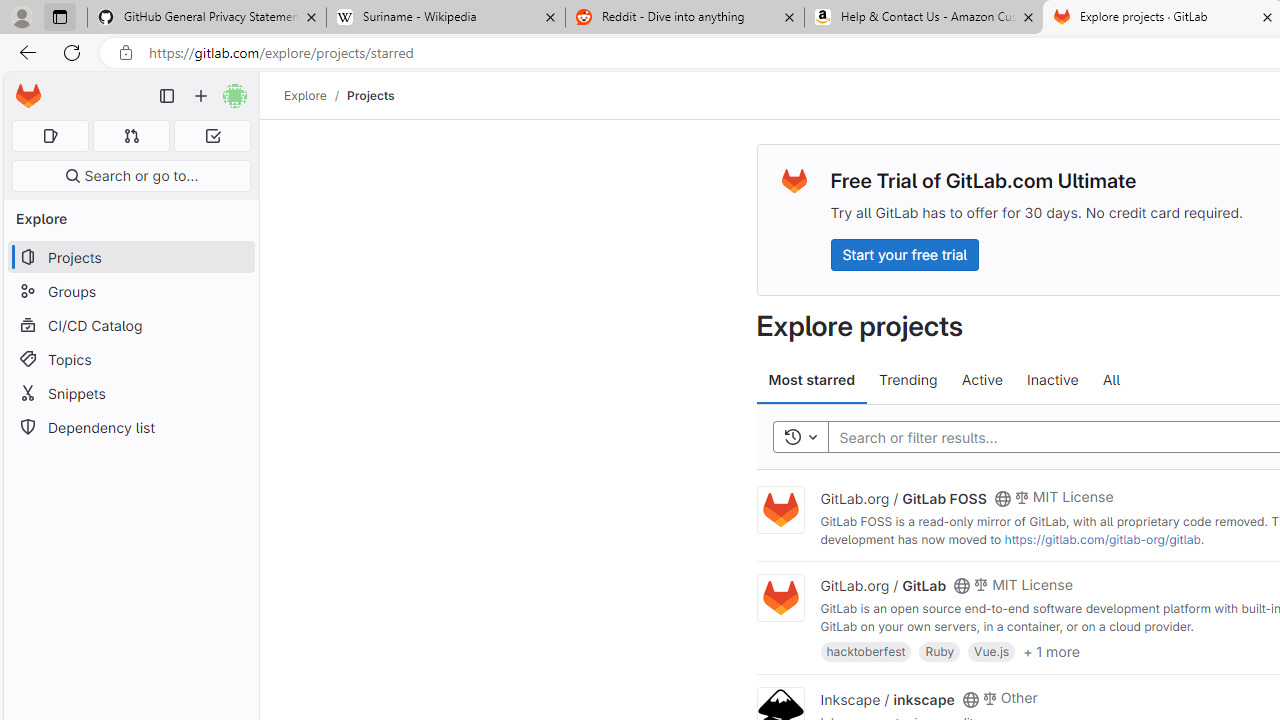 The image size is (1280, 720). I want to click on '+ 1 more', so click(1050, 650).